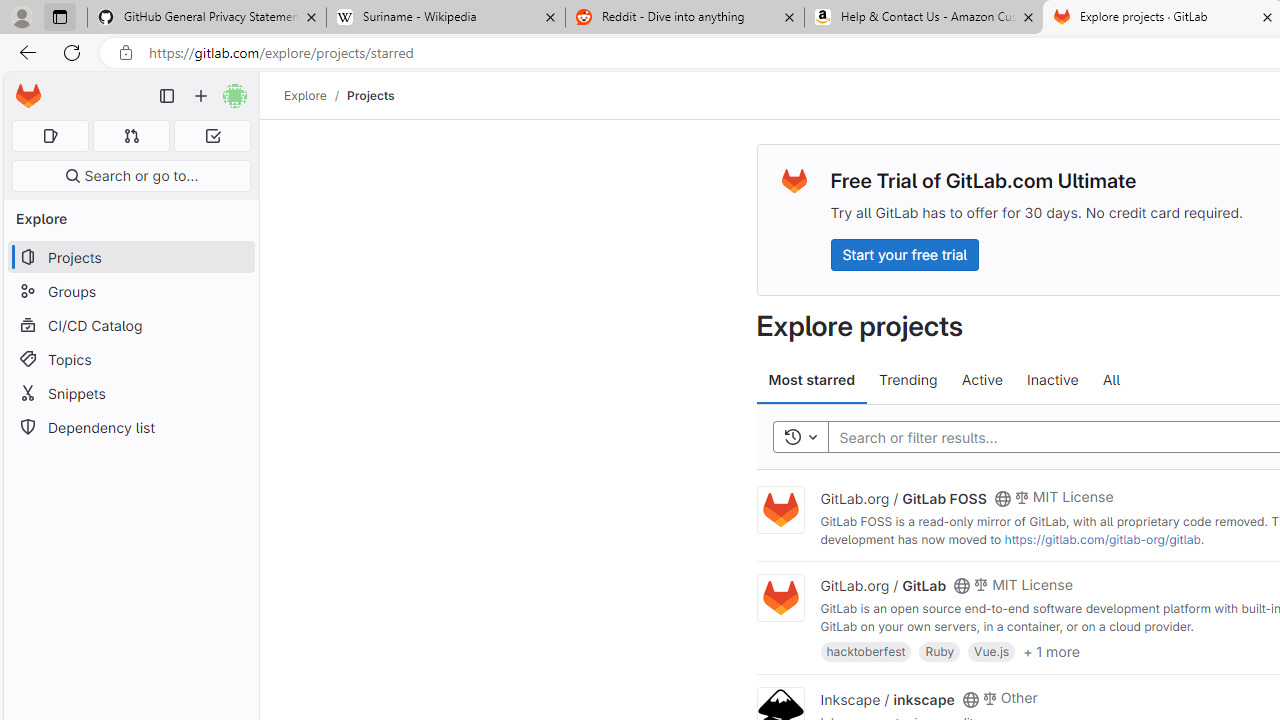 The image size is (1280, 720). I want to click on '+ 1 more', so click(1050, 650).